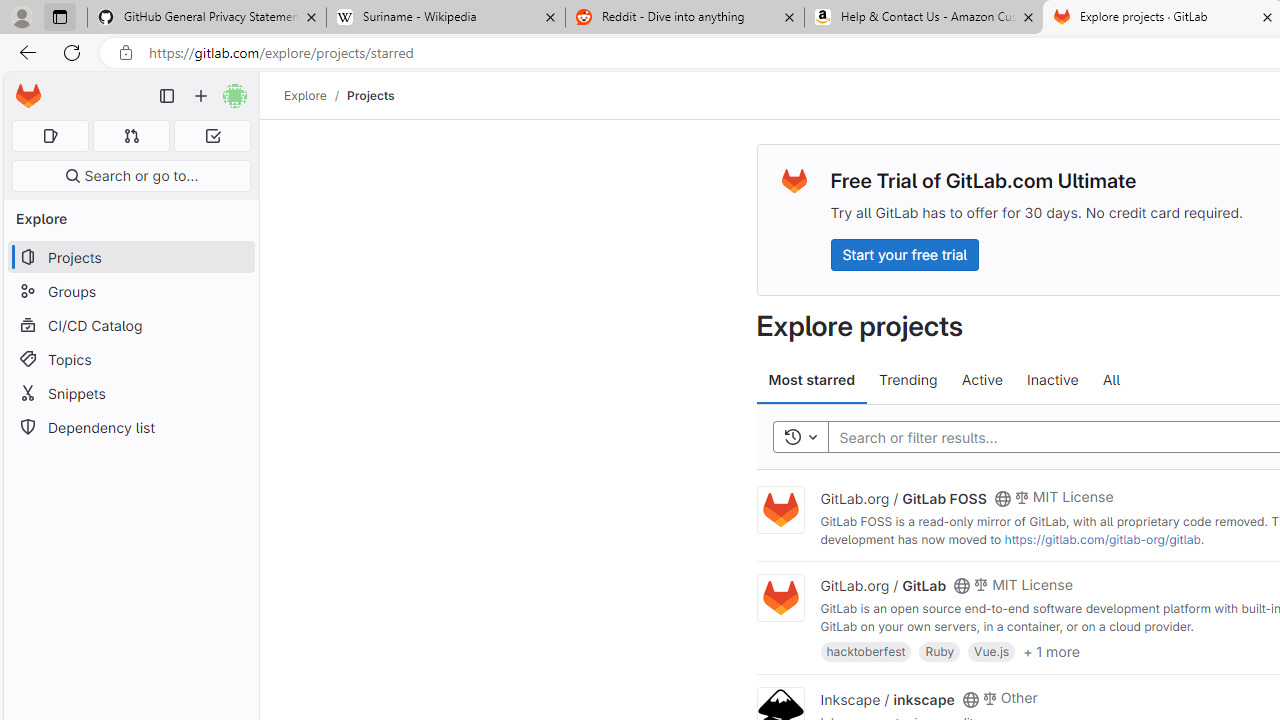 The image size is (1280, 720). I want to click on '+ 1 more', so click(1050, 650).